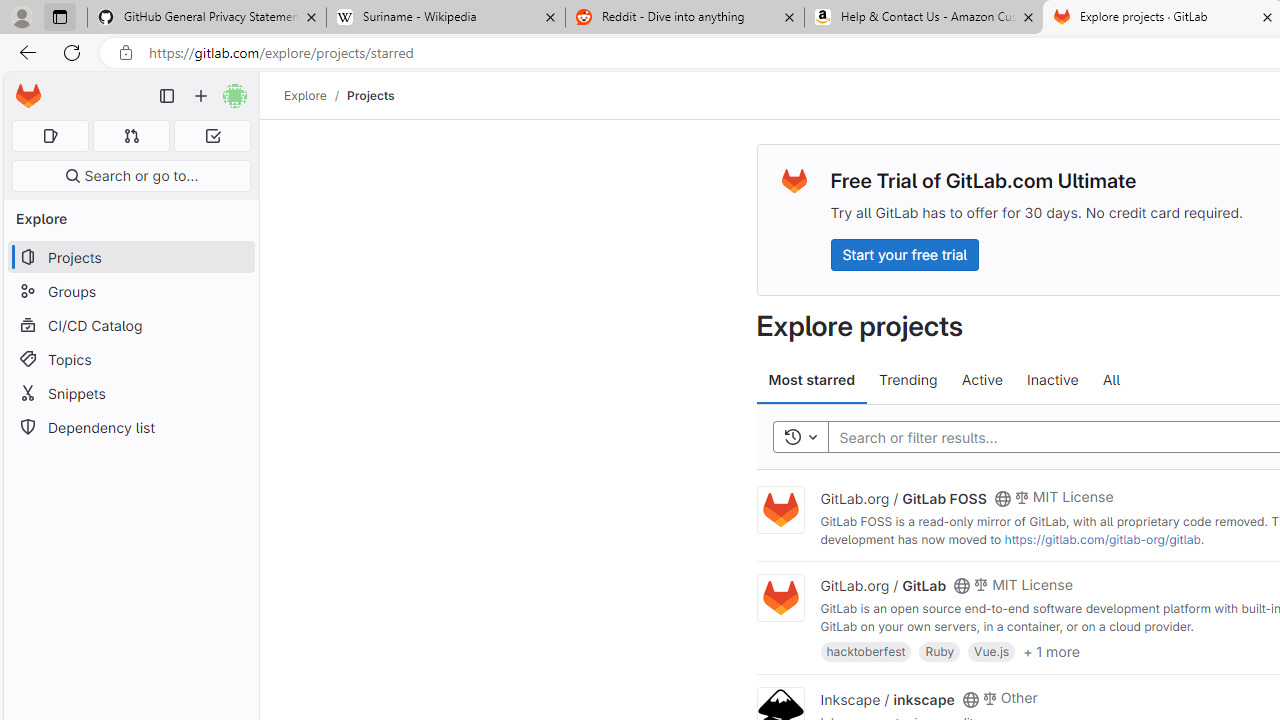 The image size is (1280, 720). I want to click on '+ 1 more', so click(1050, 650).